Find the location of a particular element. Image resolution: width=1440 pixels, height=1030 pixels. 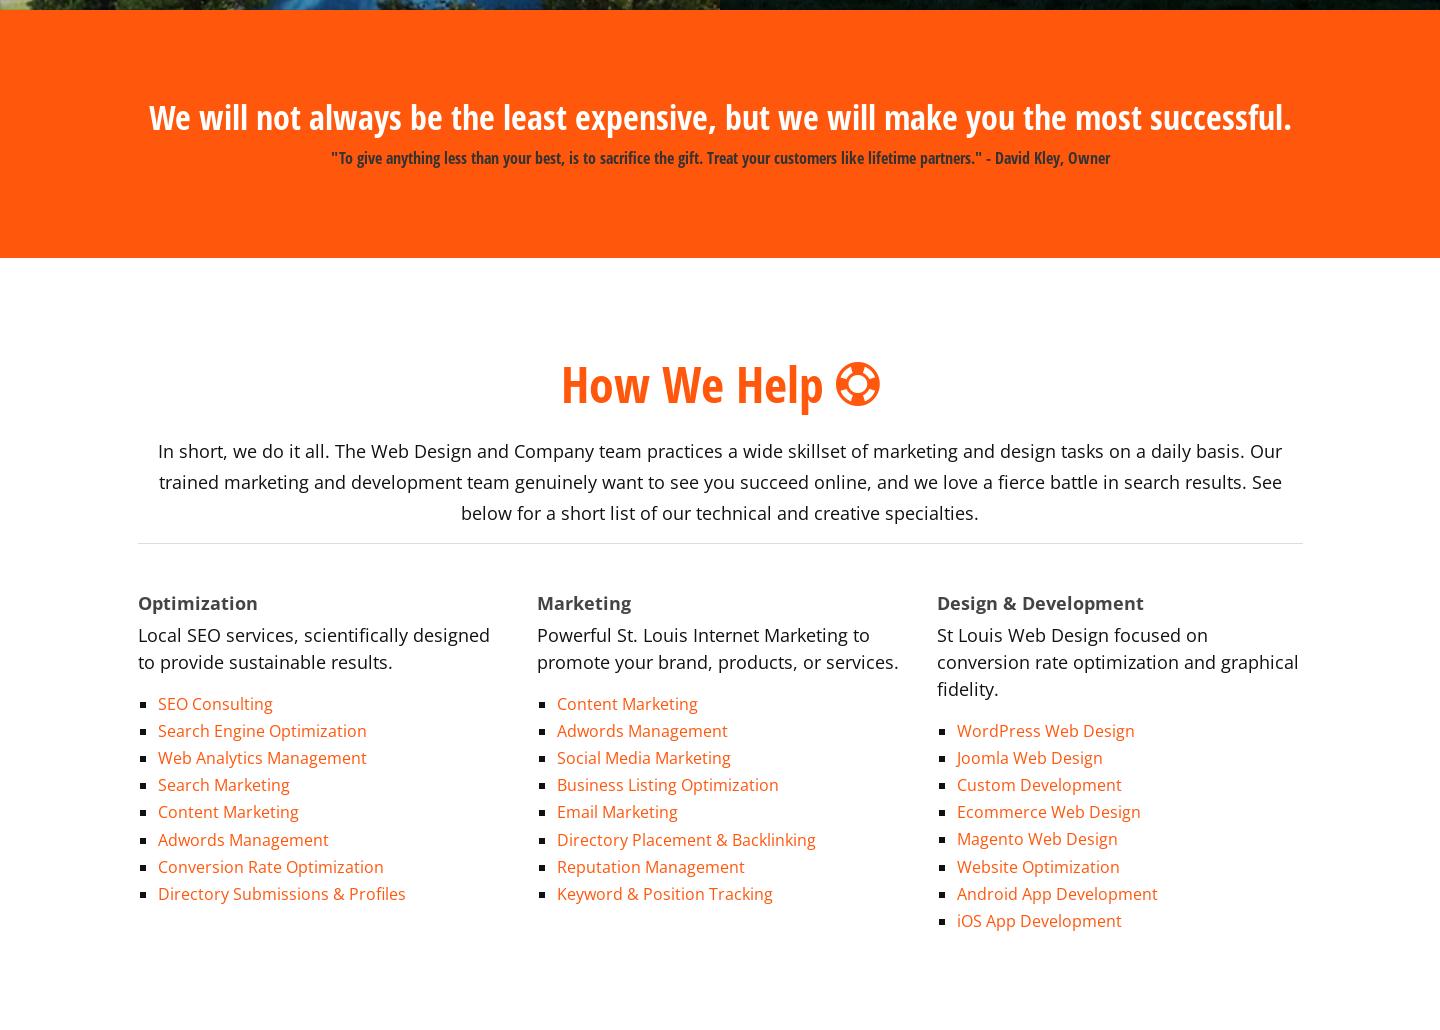

'Magento Web Design' is located at coordinates (957, 814).